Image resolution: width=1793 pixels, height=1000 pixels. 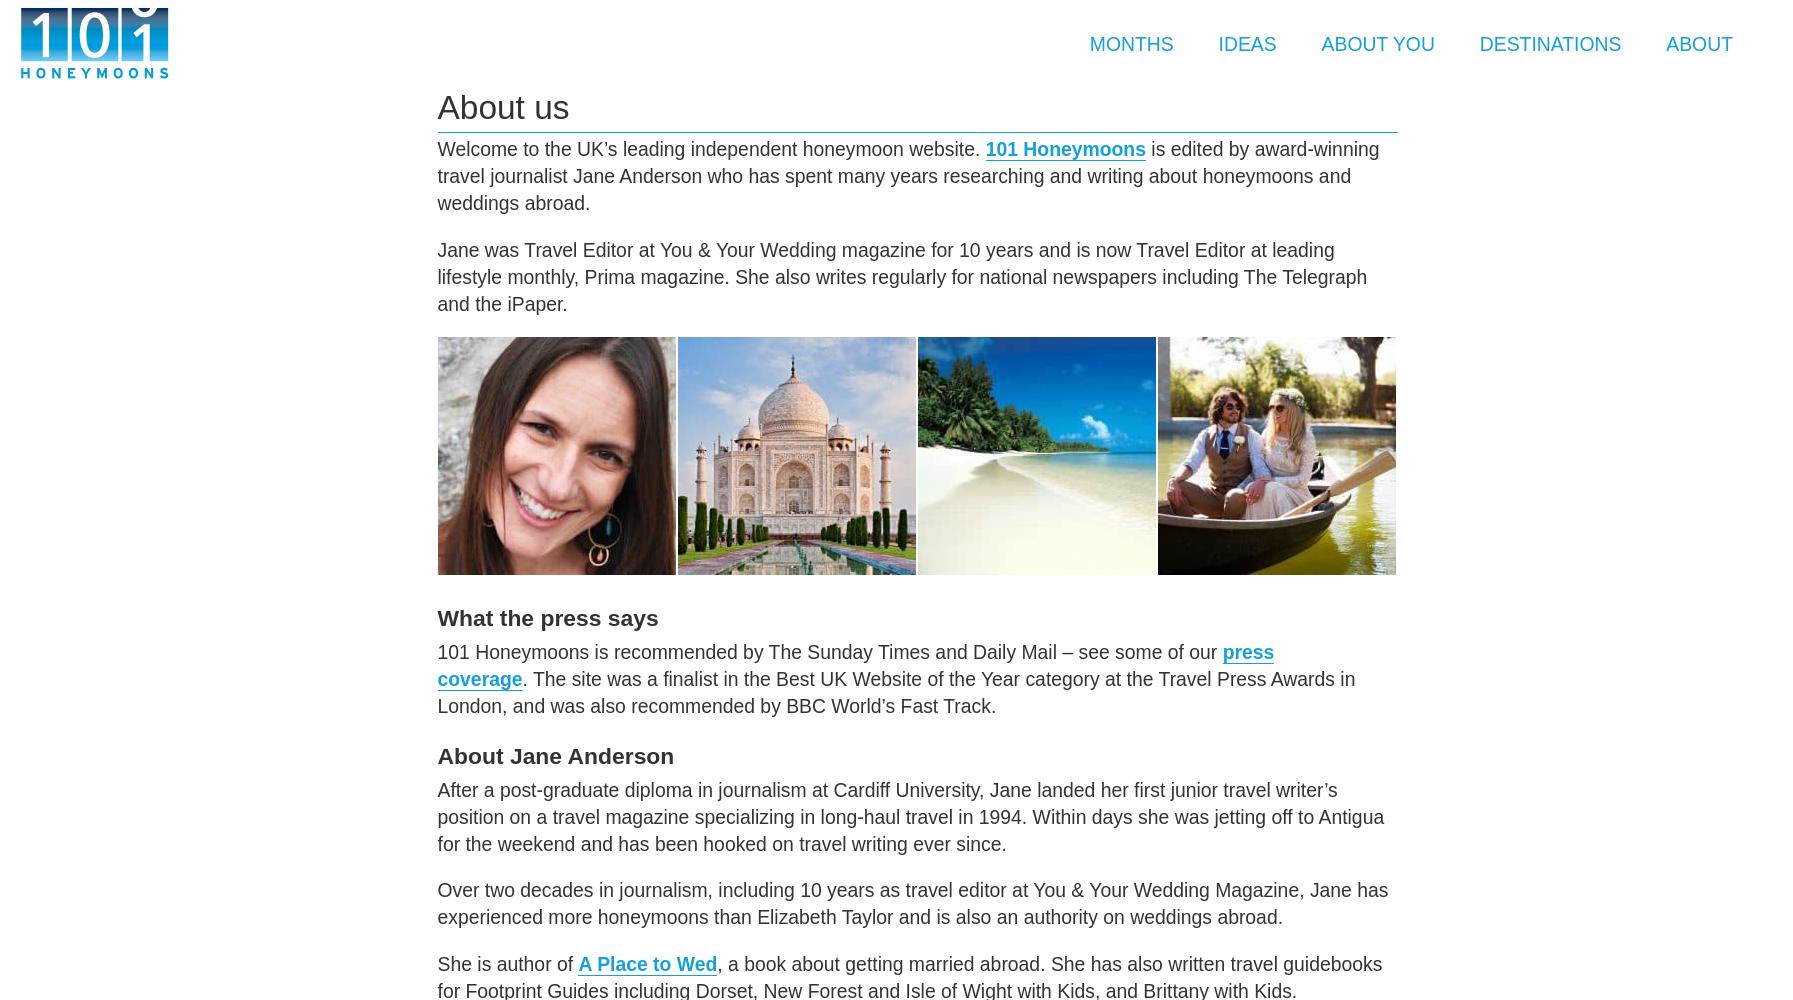 I want to click on 'Welcome to the UK’s leading independent honeymoon website.', so click(x=709, y=149).